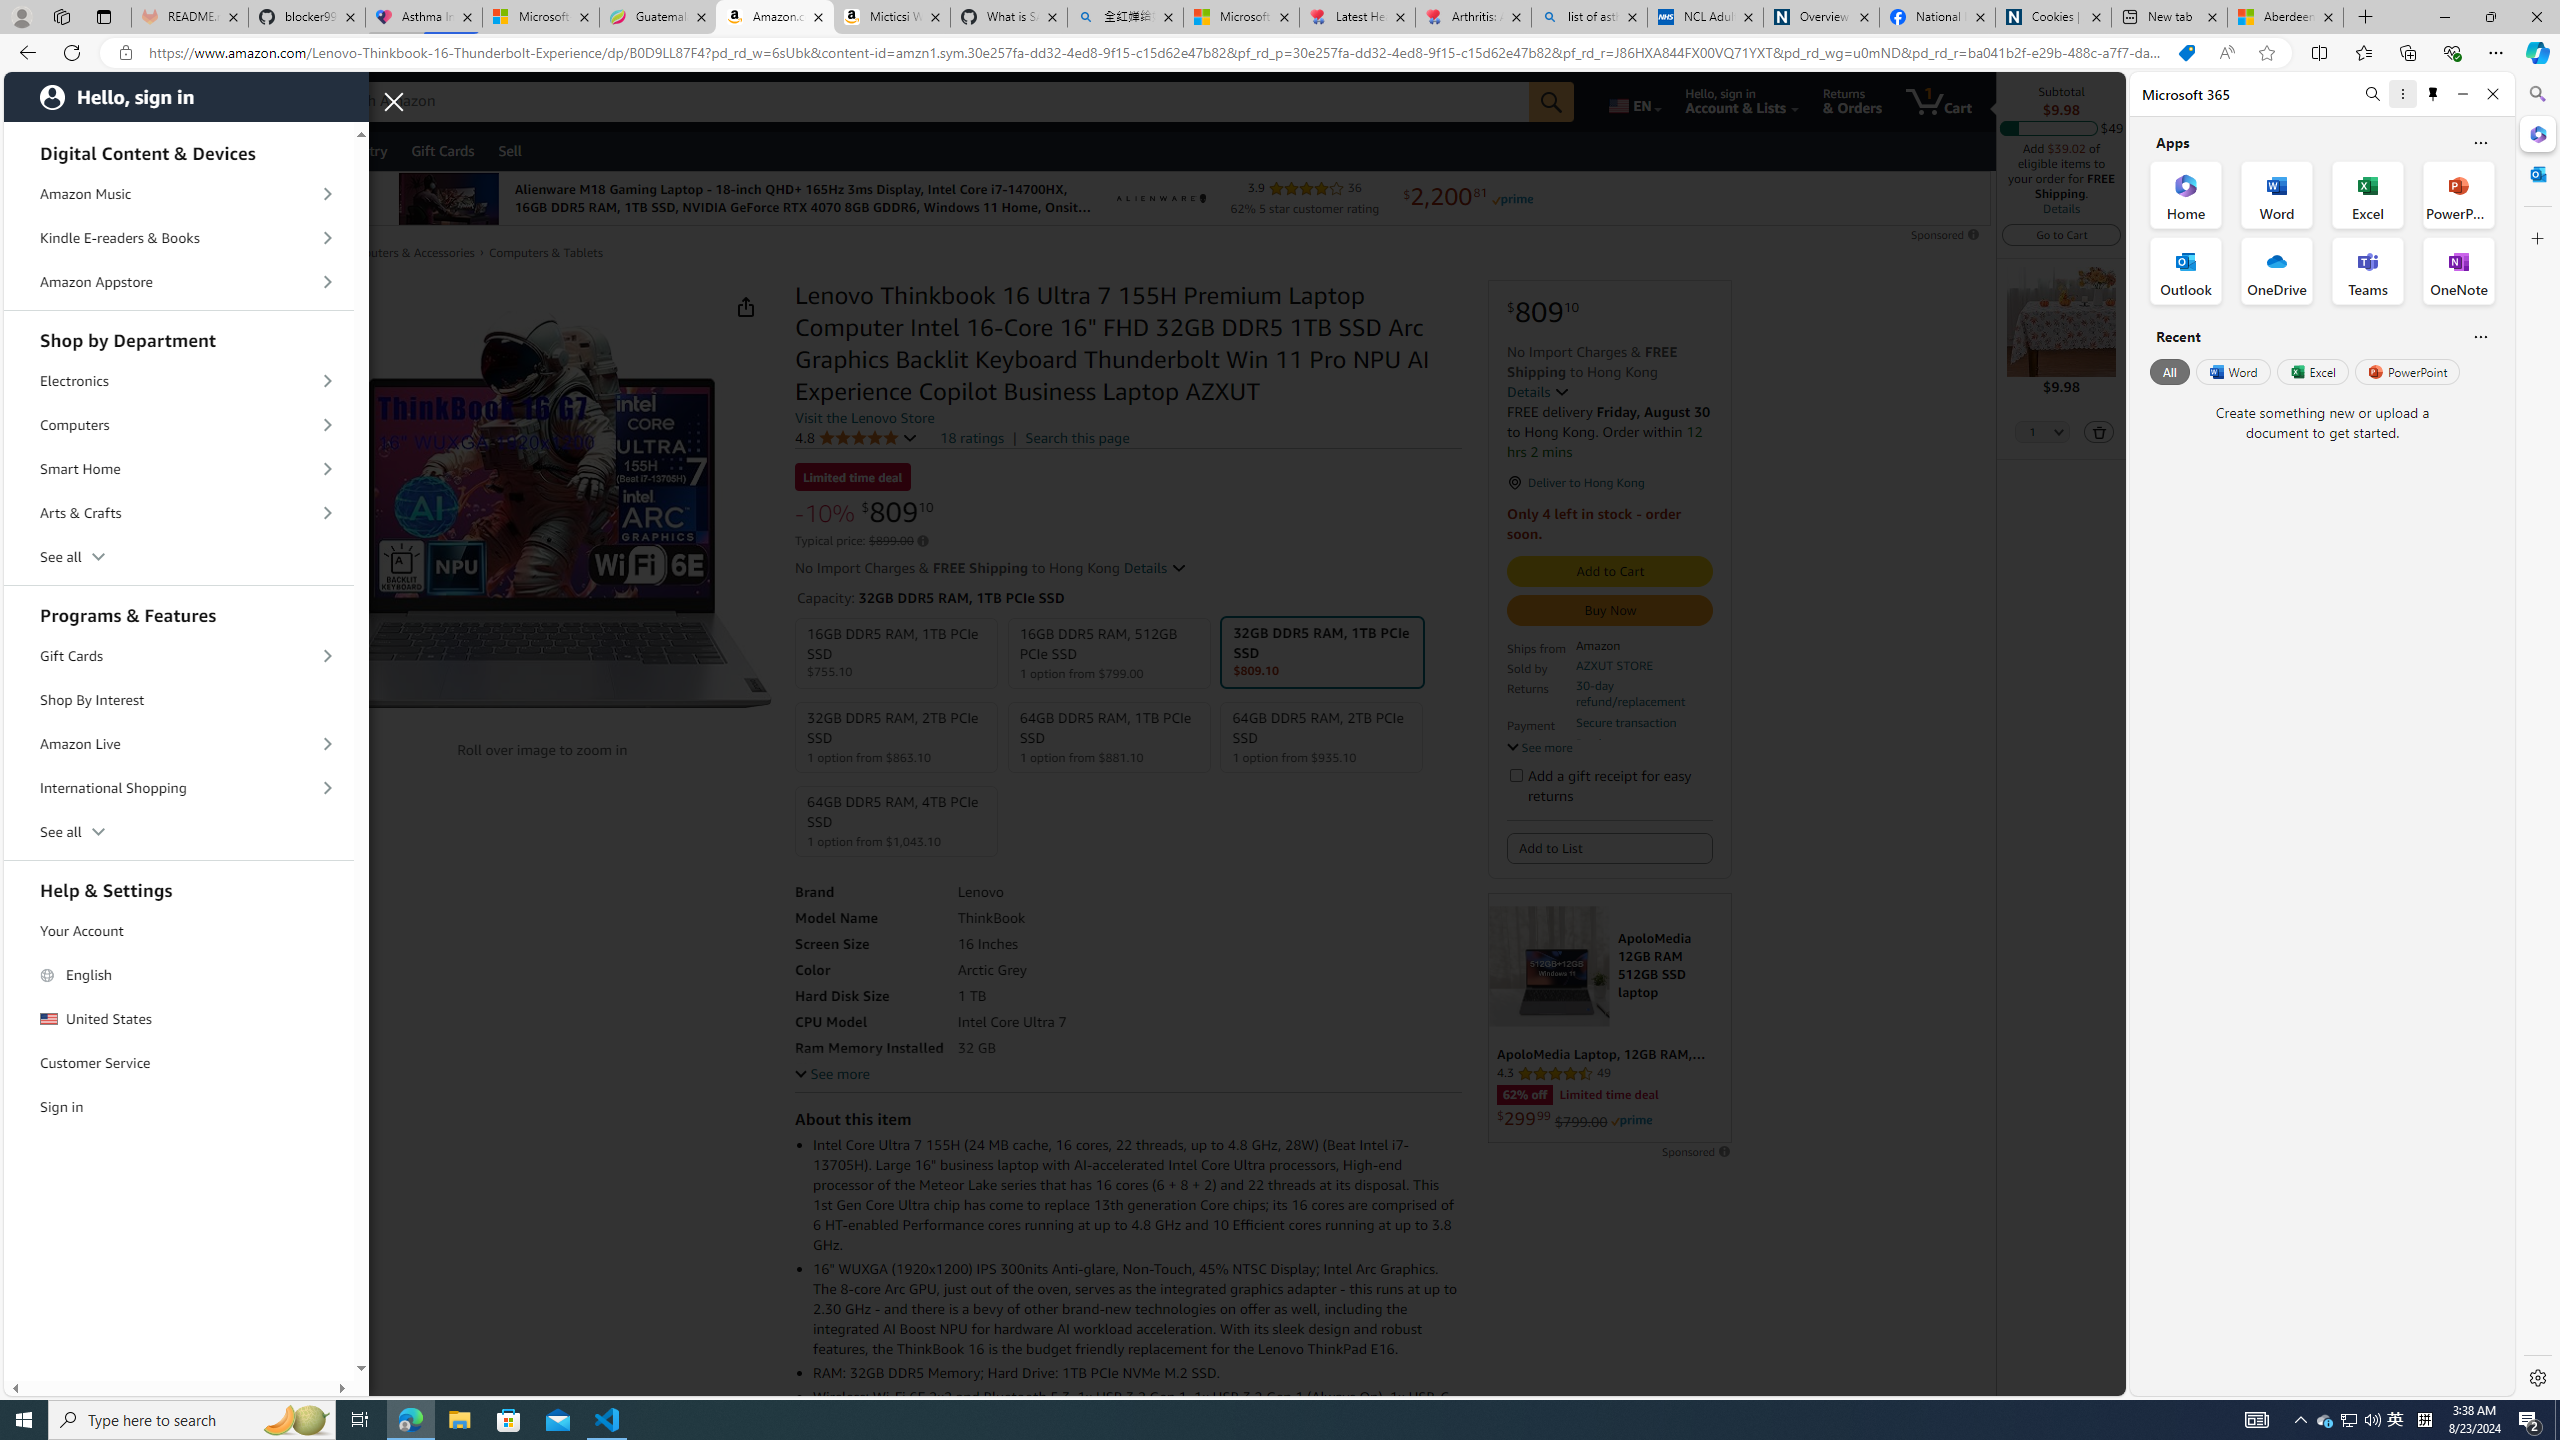  Describe the element at coordinates (179, 1064) in the screenshot. I see `'Customer Service'` at that location.